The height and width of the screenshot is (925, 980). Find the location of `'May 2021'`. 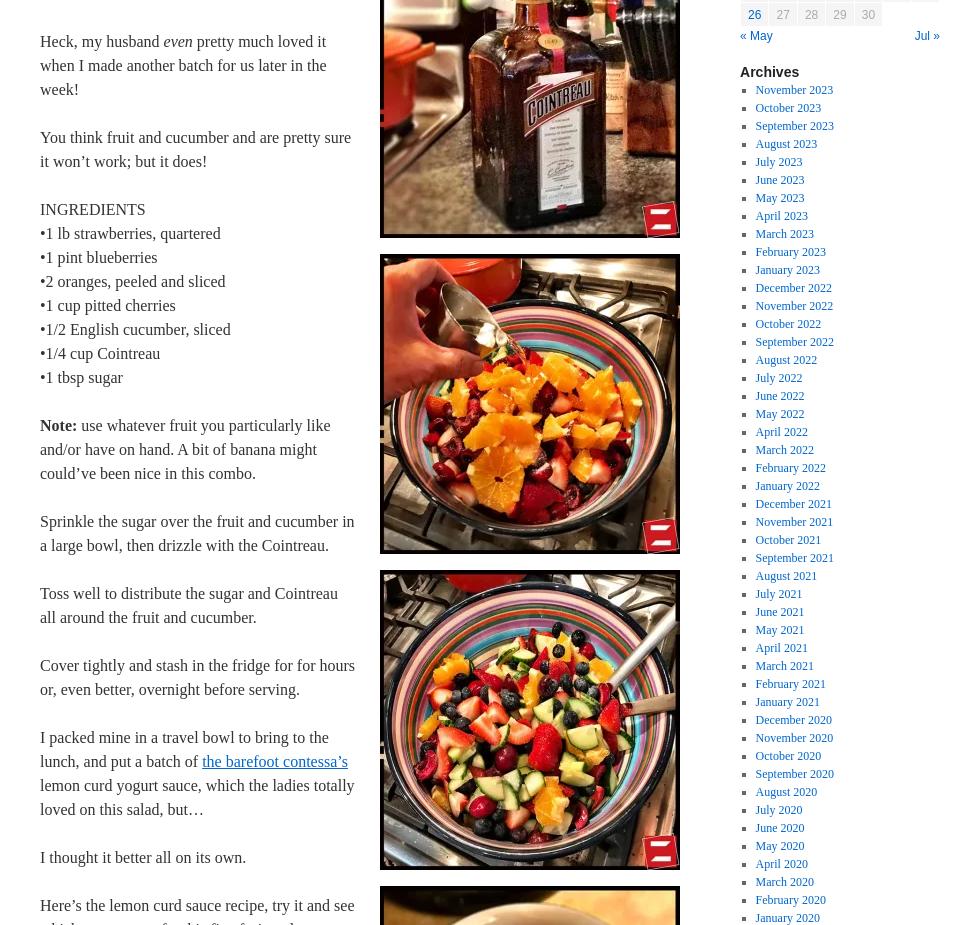

'May 2021' is located at coordinates (754, 630).